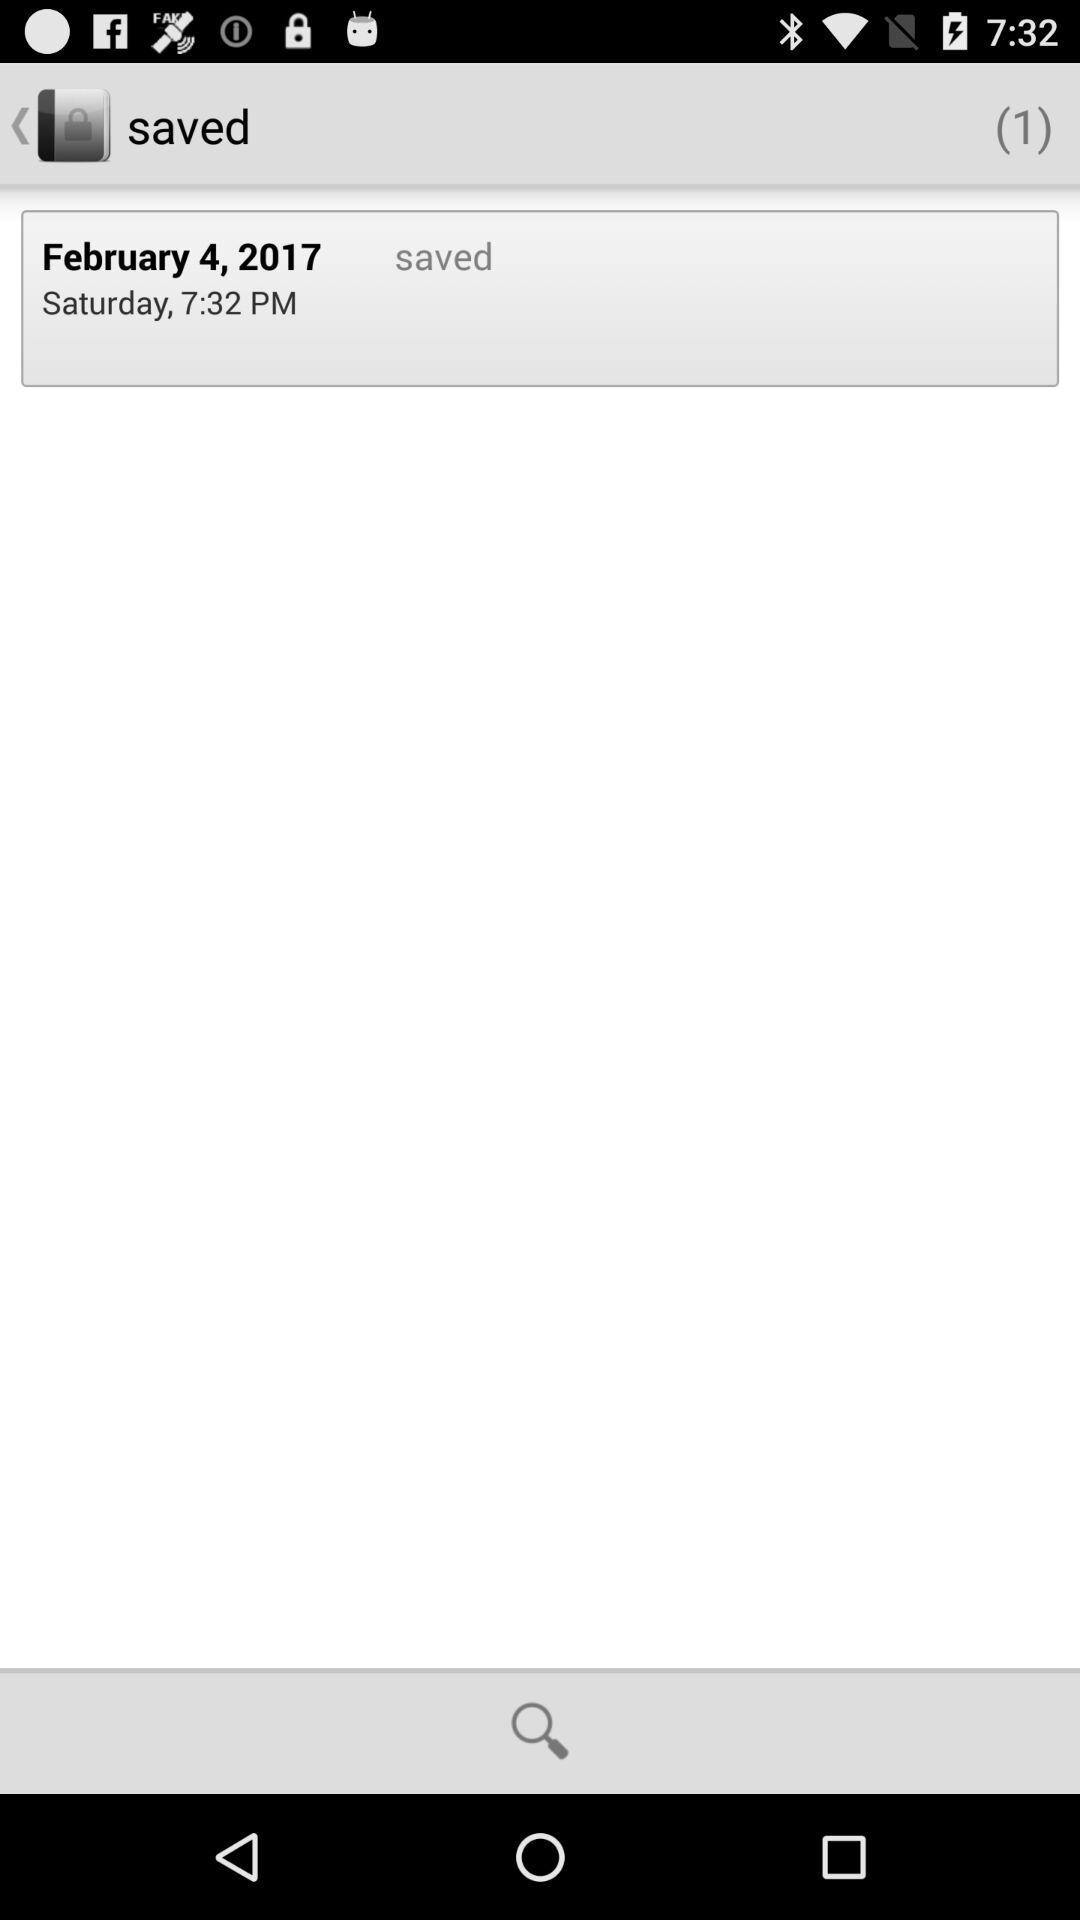 This screenshot has height=1920, width=1080. I want to click on the february 4, 2017 icon, so click(197, 254).